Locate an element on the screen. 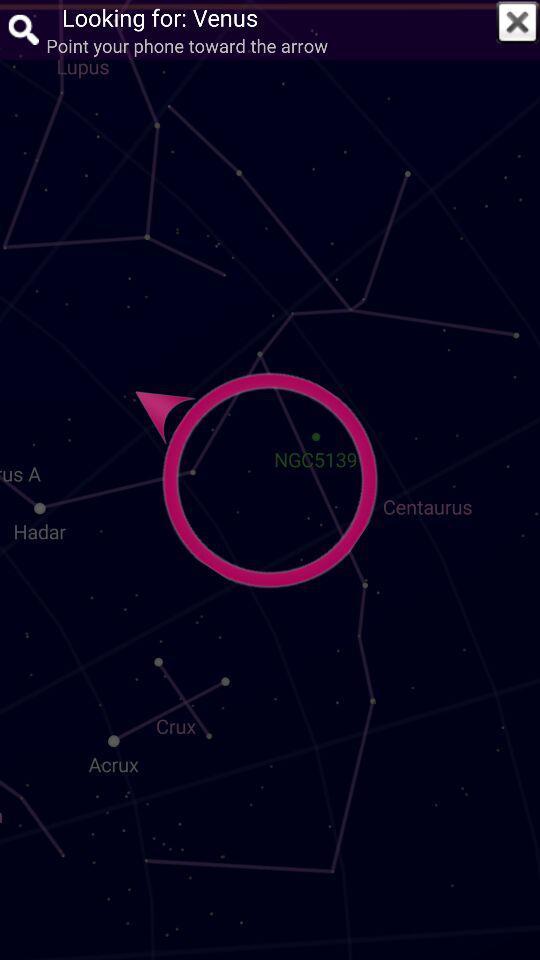 The height and width of the screenshot is (960, 540). window is located at coordinates (517, 21).